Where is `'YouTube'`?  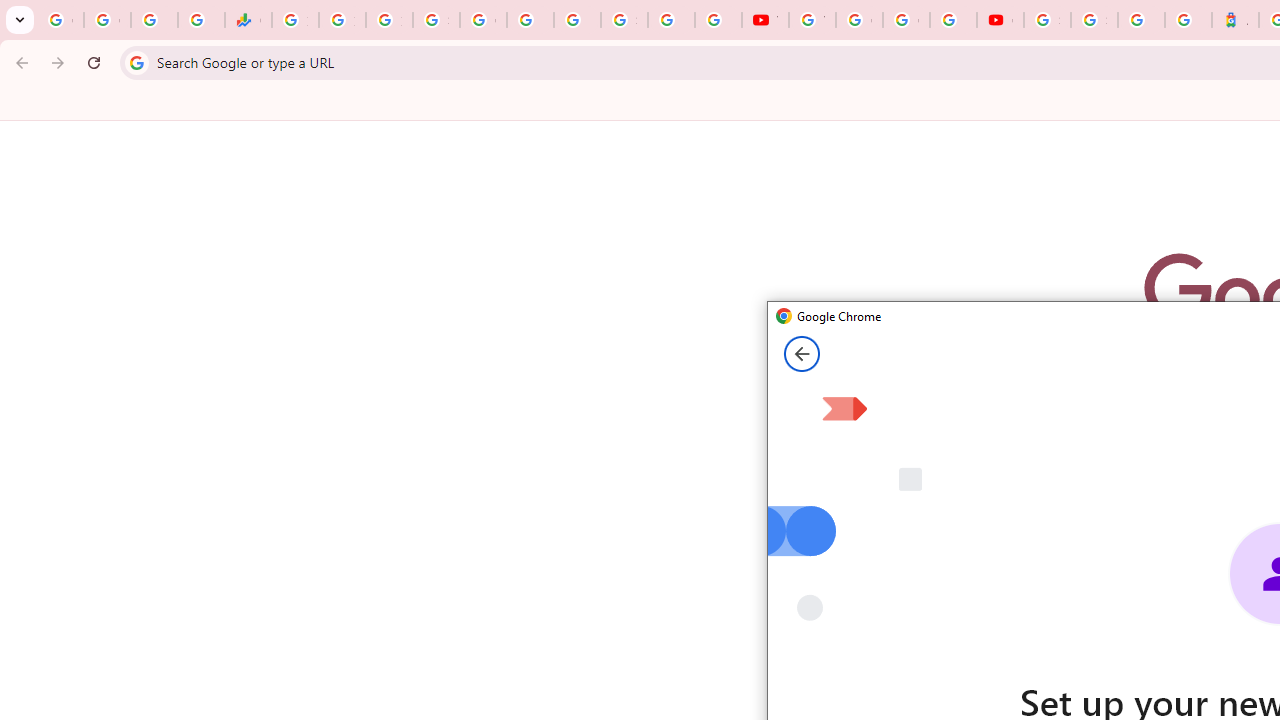
'YouTube' is located at coordinates (764, 20).